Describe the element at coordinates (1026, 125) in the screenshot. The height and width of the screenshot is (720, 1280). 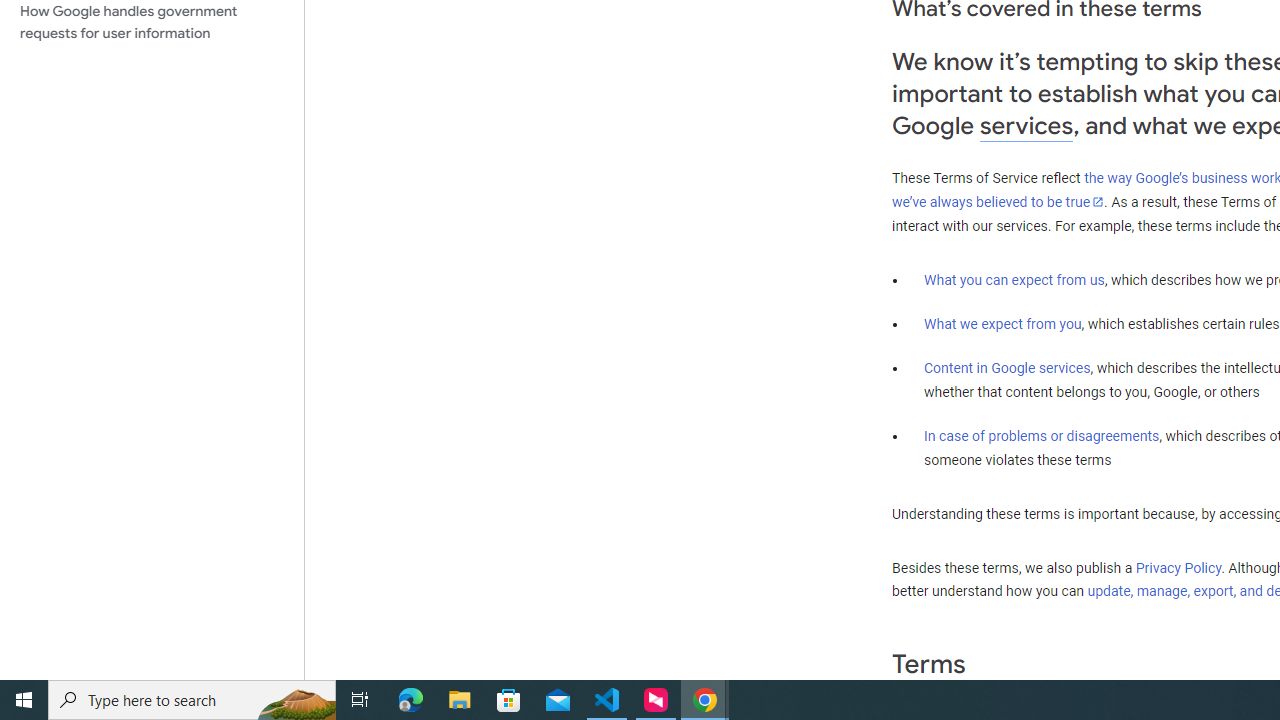
I see `'services'` at that location.